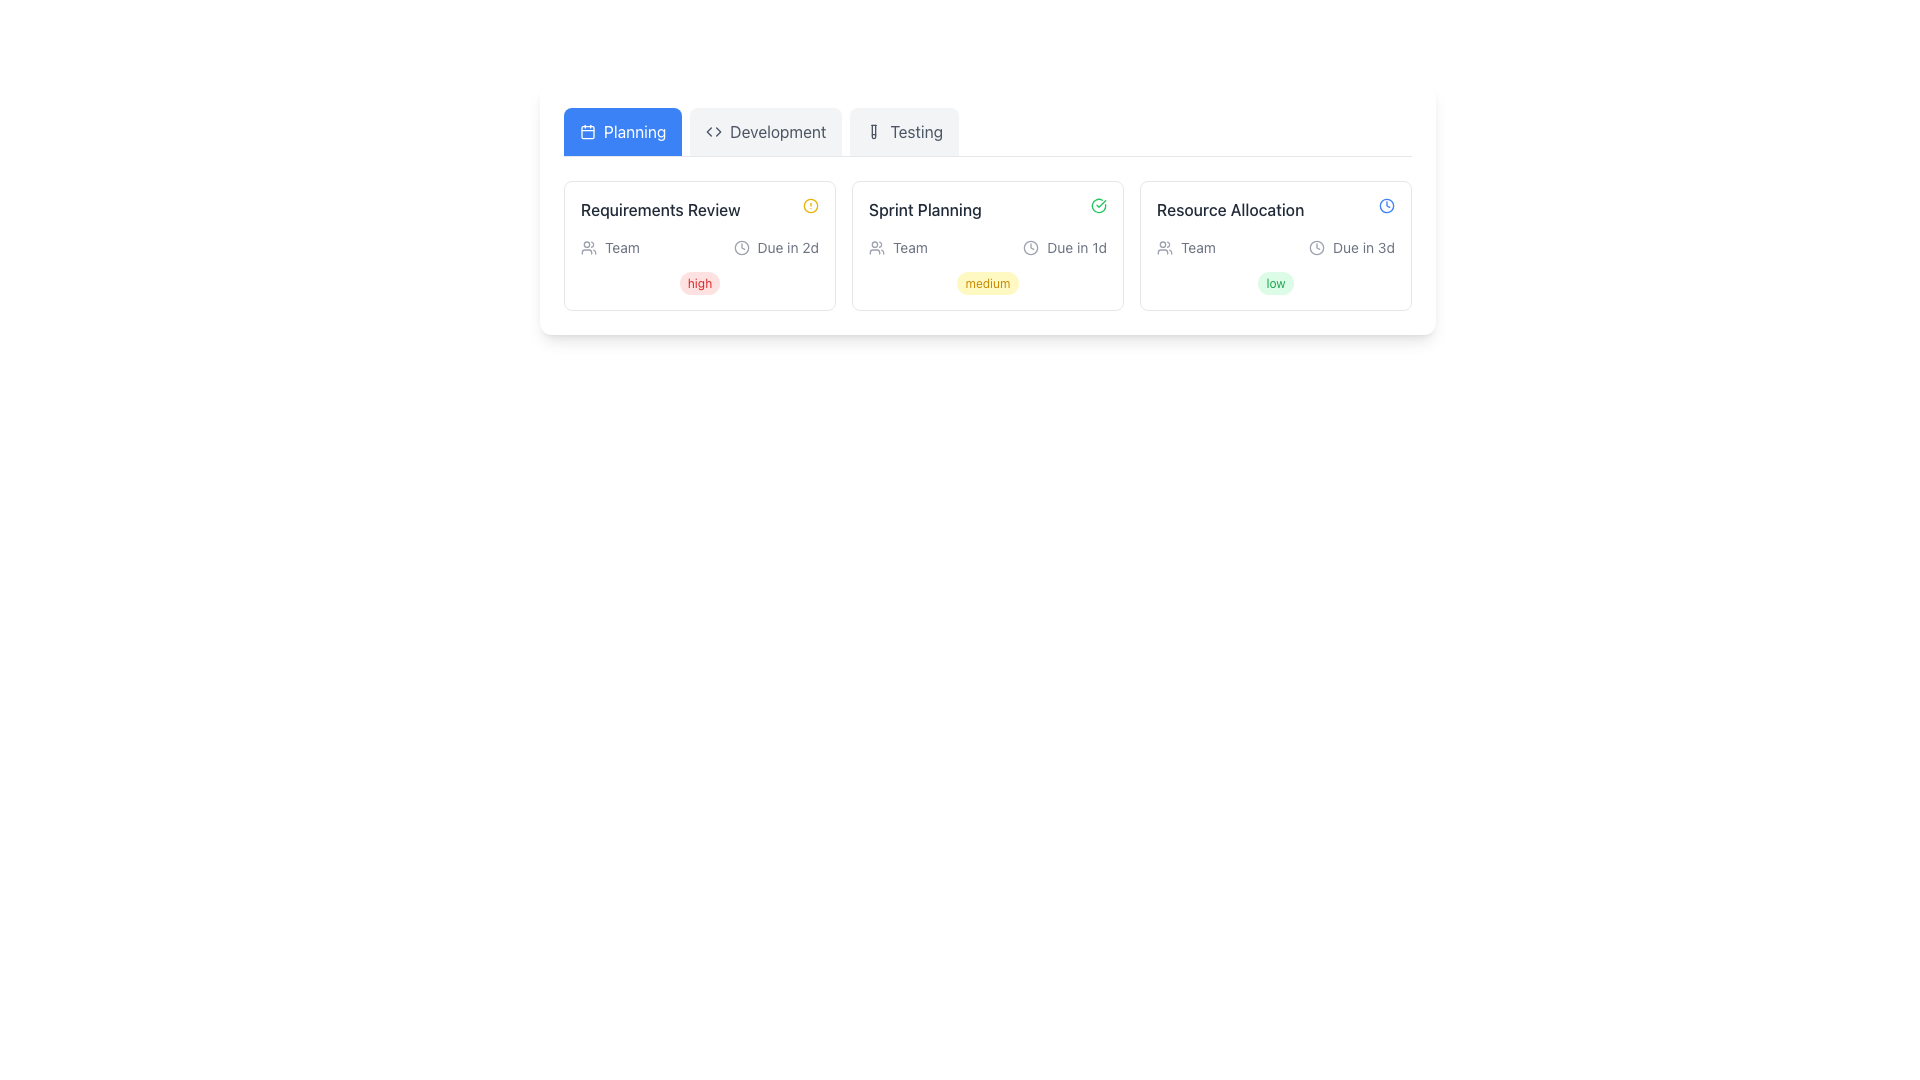  Describe the element at coordinates (1186, 246) in the screenshot. I see `the 'Team' label with a group of people icon located in the 'Resource Allocation' box under the 'Planning' tab` at that location.